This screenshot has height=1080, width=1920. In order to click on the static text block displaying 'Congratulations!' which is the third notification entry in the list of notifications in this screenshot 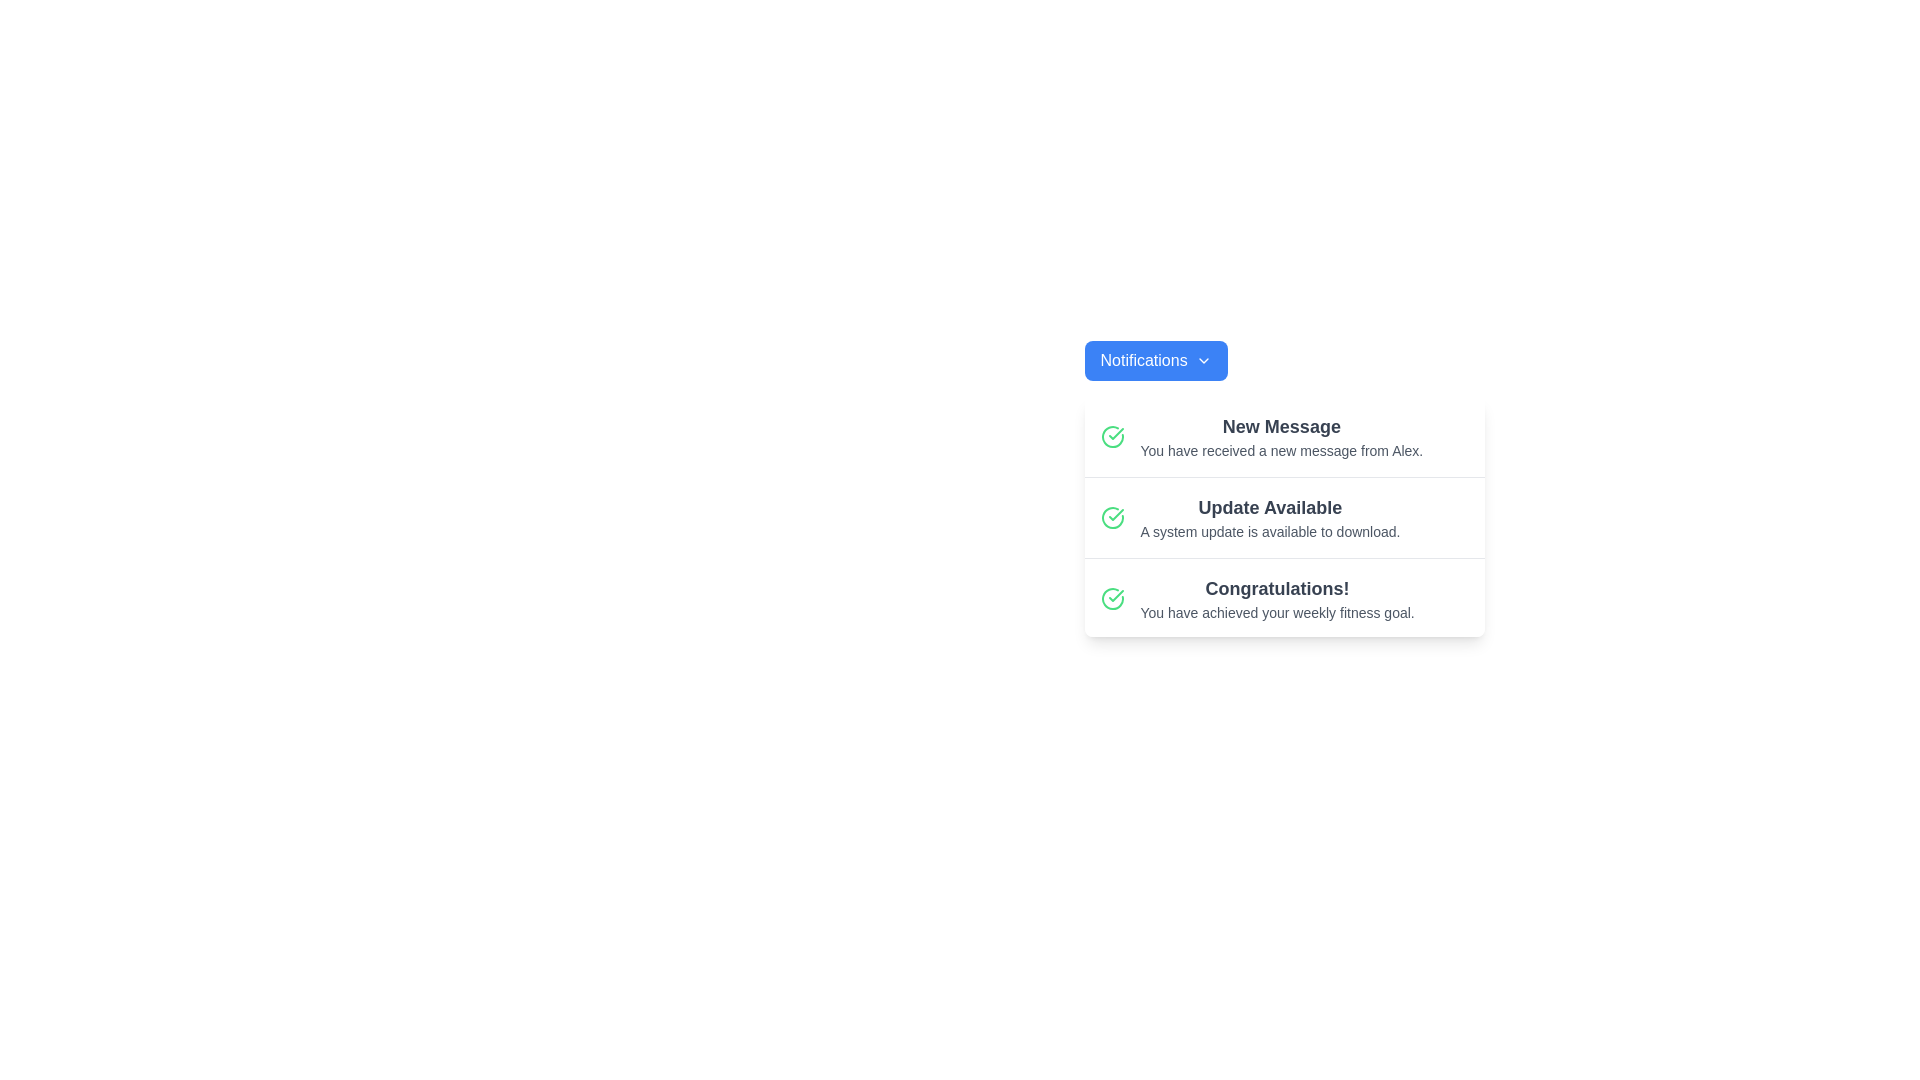, I will do `click(1276, 597)`.